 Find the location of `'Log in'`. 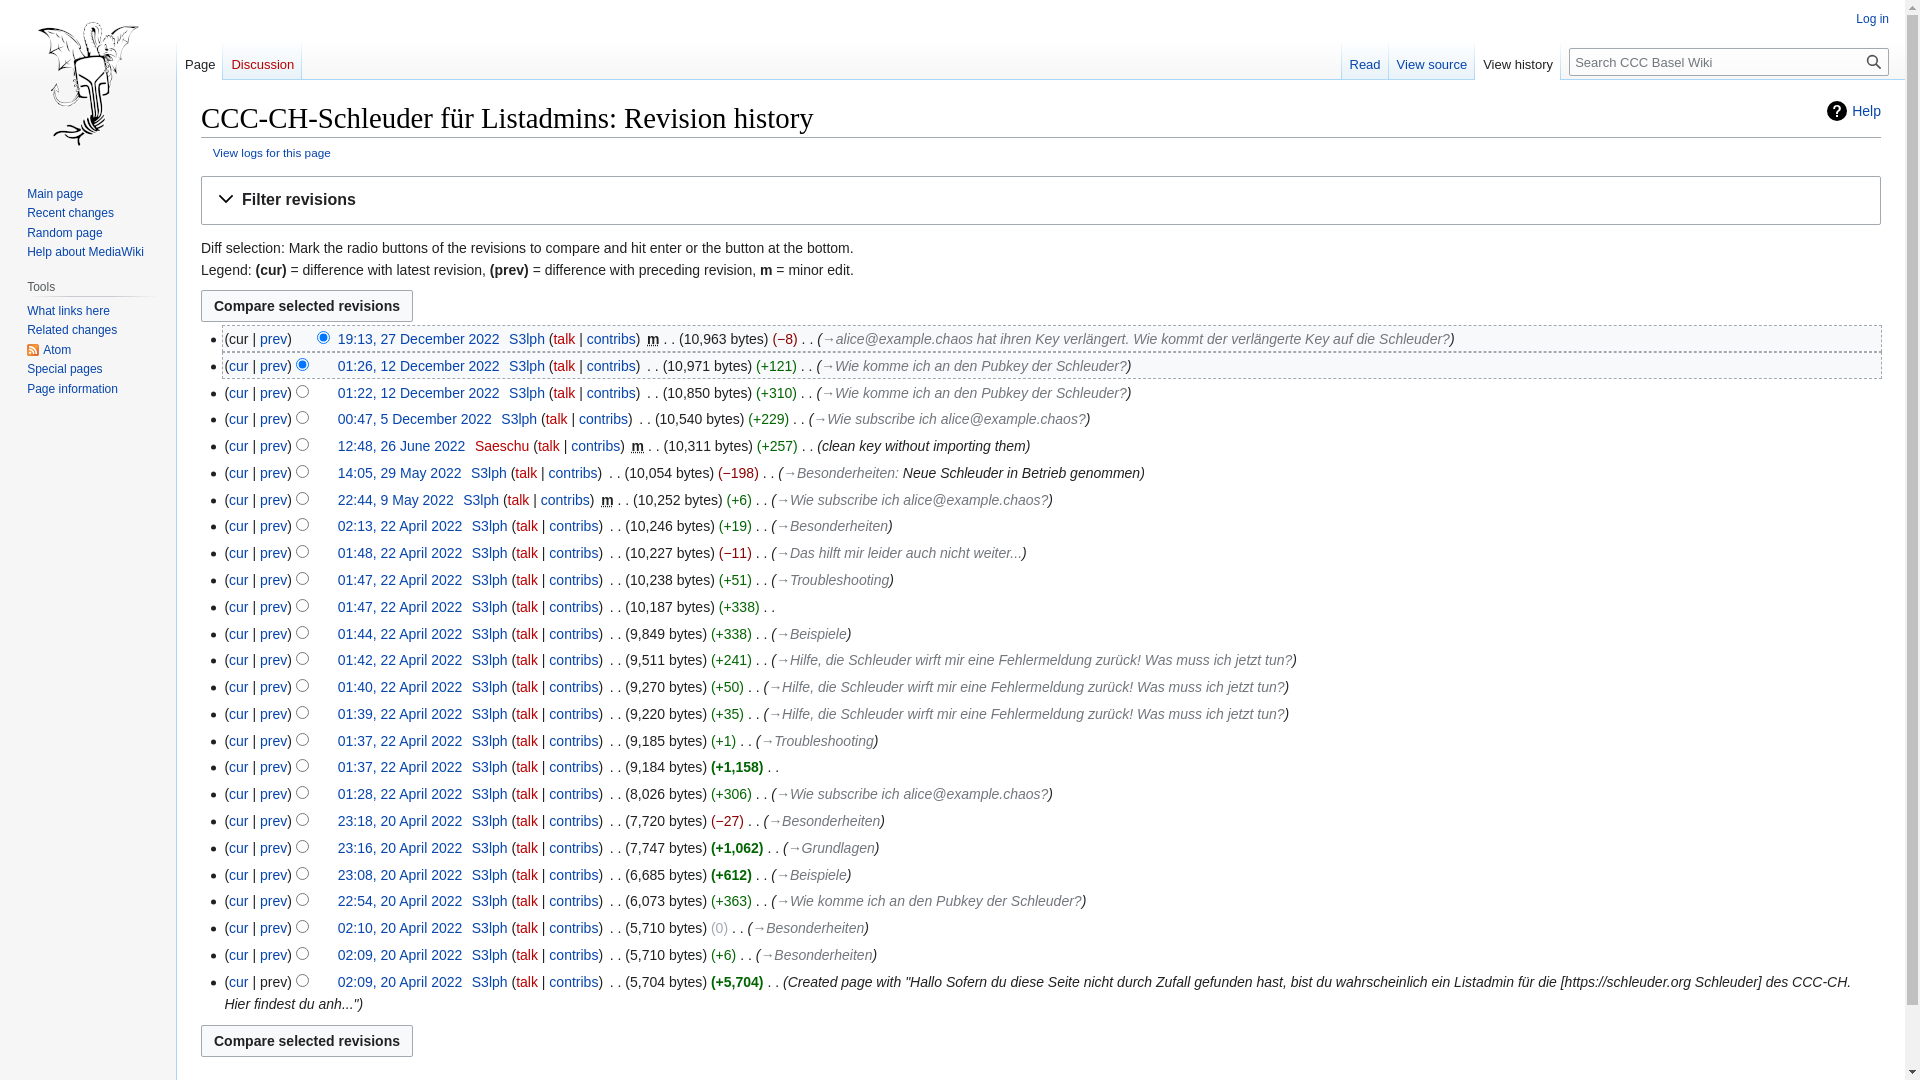

'Log in' is located at coordinates (1871, 19).